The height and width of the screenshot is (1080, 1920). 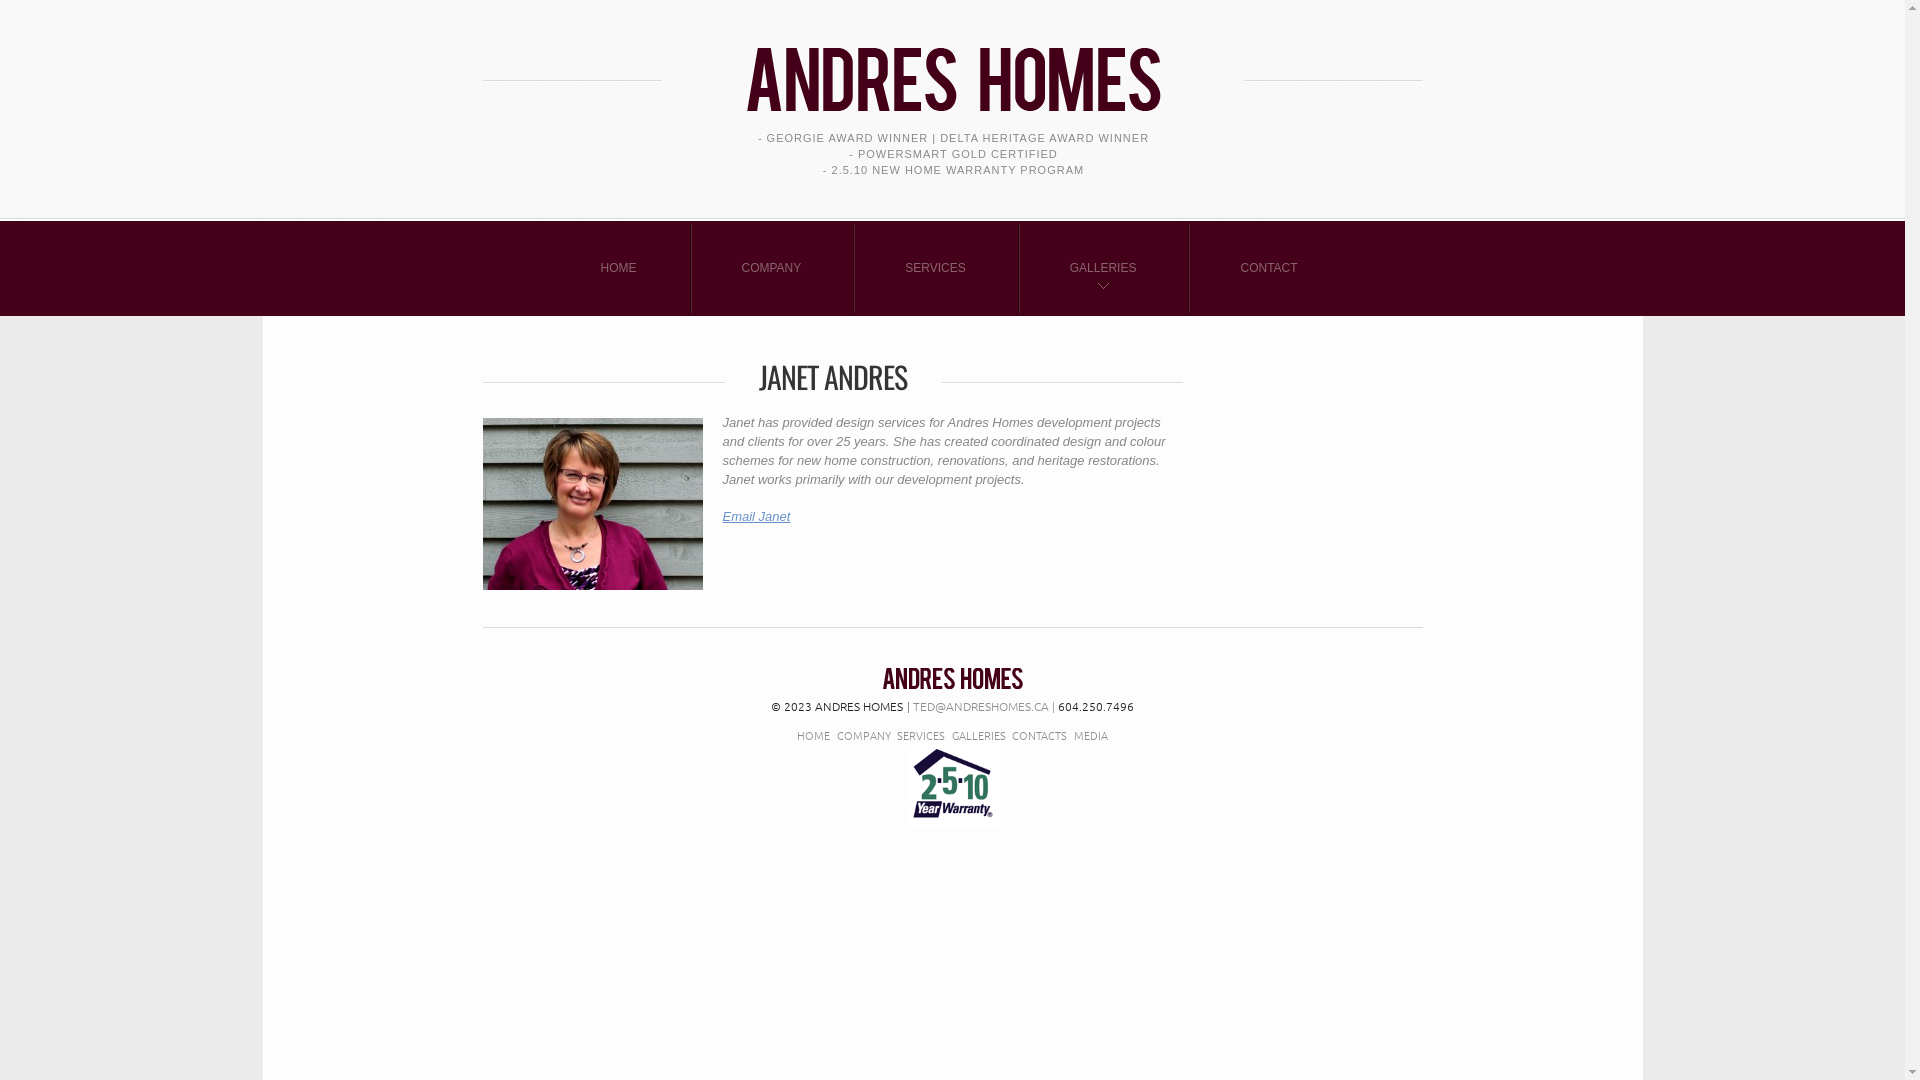 I want to click on 'Quality Built Homes', so click(x=950, y=63).